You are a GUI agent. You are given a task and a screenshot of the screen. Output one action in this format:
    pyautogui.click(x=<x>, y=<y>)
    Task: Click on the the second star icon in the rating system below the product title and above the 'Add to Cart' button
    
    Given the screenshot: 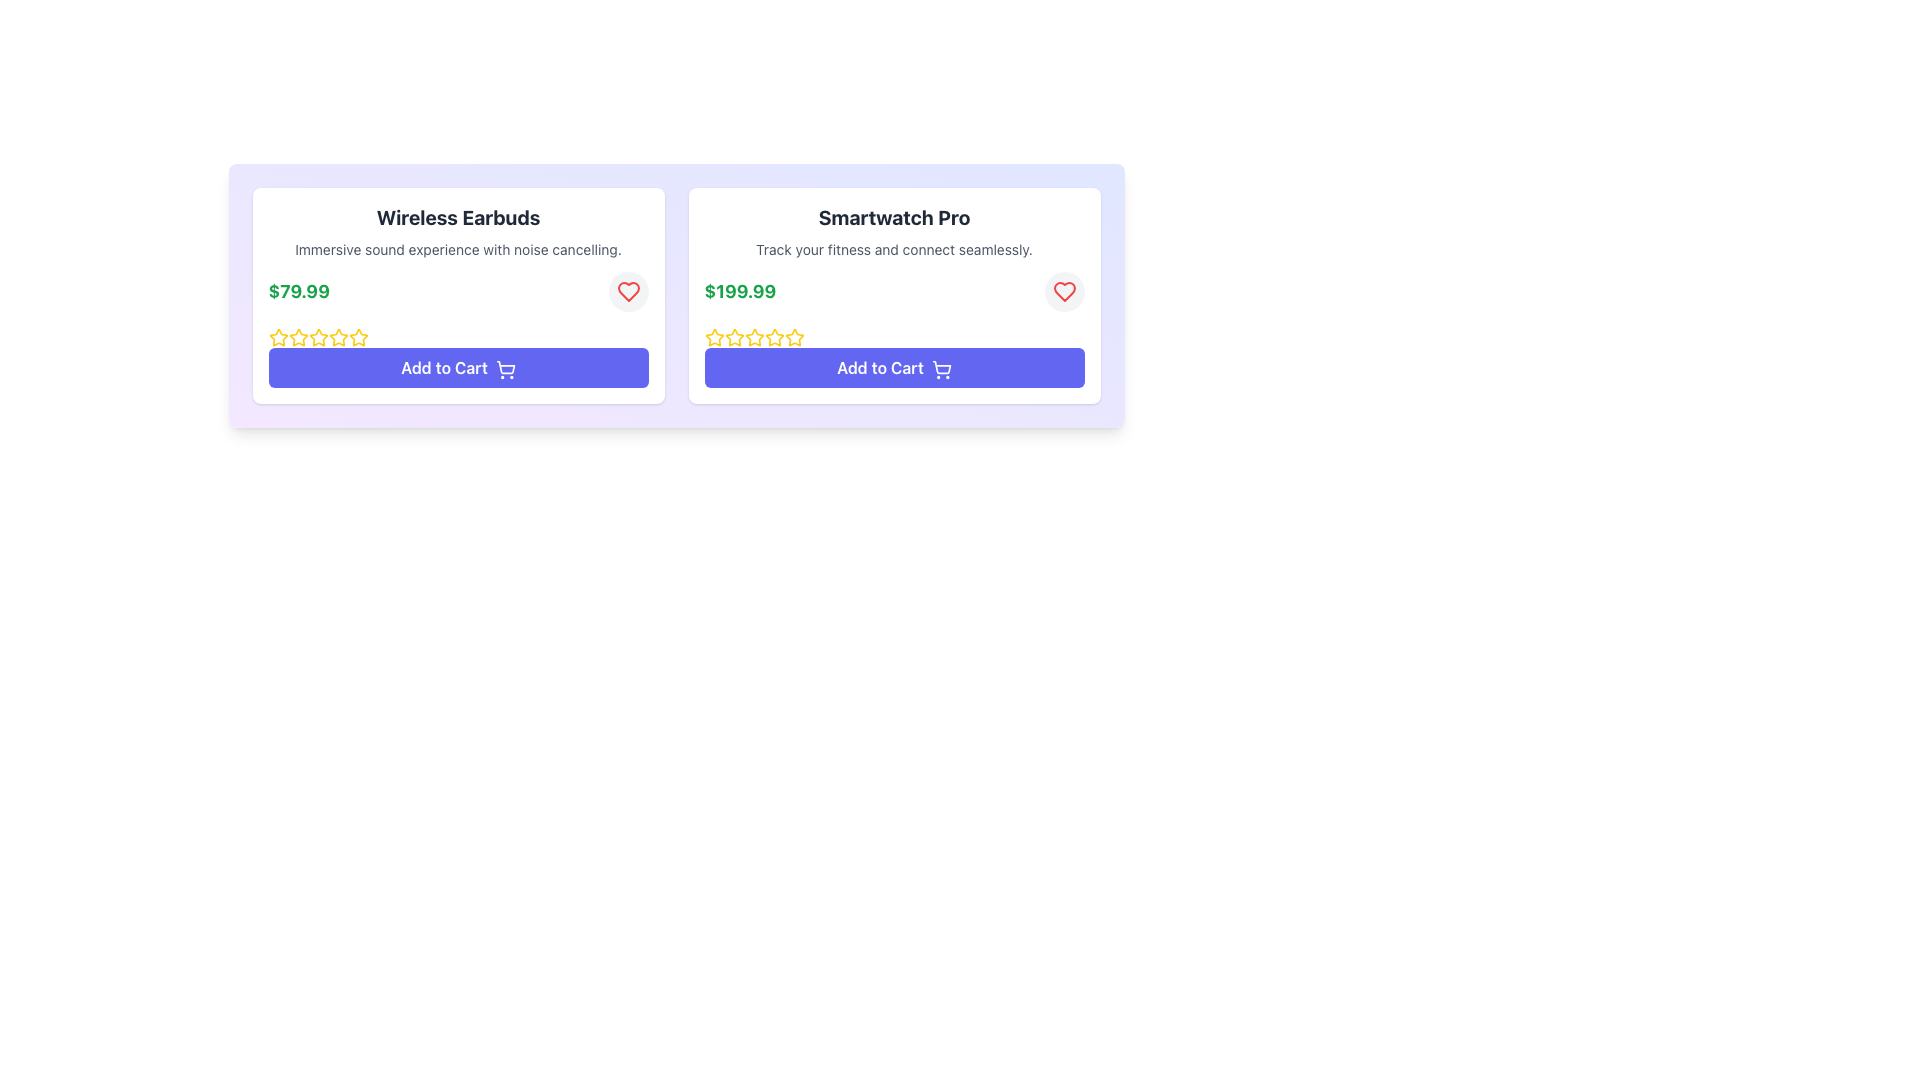 What is the action you would take?
    pyautogui.click(x=337, y=335)
    